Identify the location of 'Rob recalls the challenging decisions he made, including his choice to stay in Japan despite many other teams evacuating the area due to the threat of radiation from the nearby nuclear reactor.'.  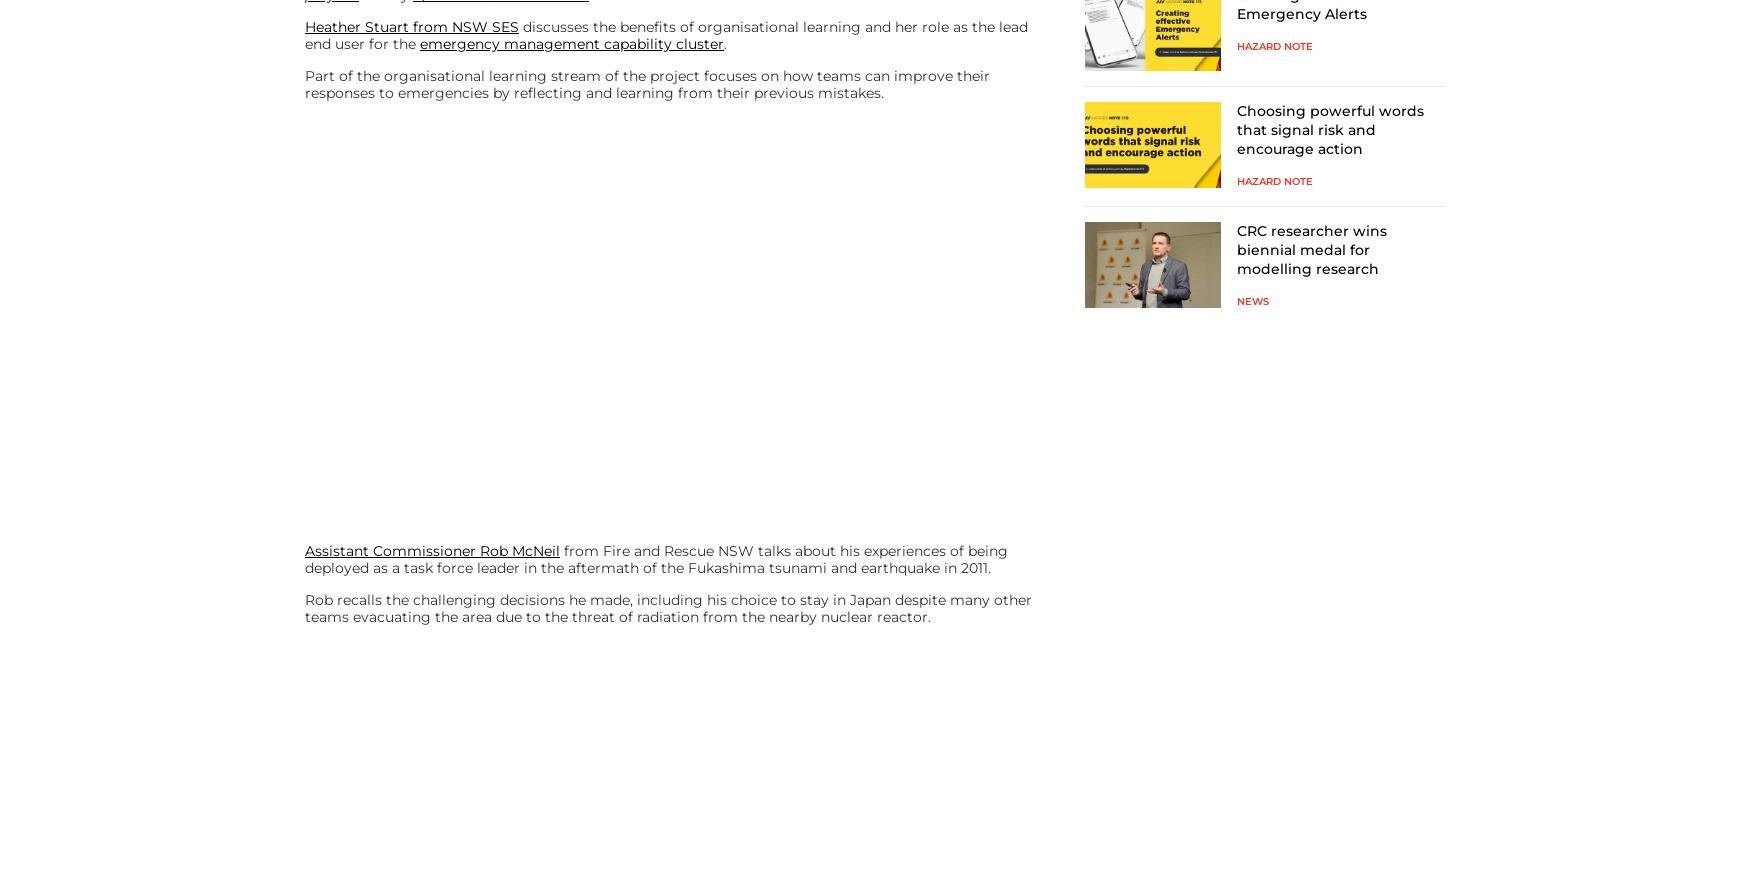
(667, 607).